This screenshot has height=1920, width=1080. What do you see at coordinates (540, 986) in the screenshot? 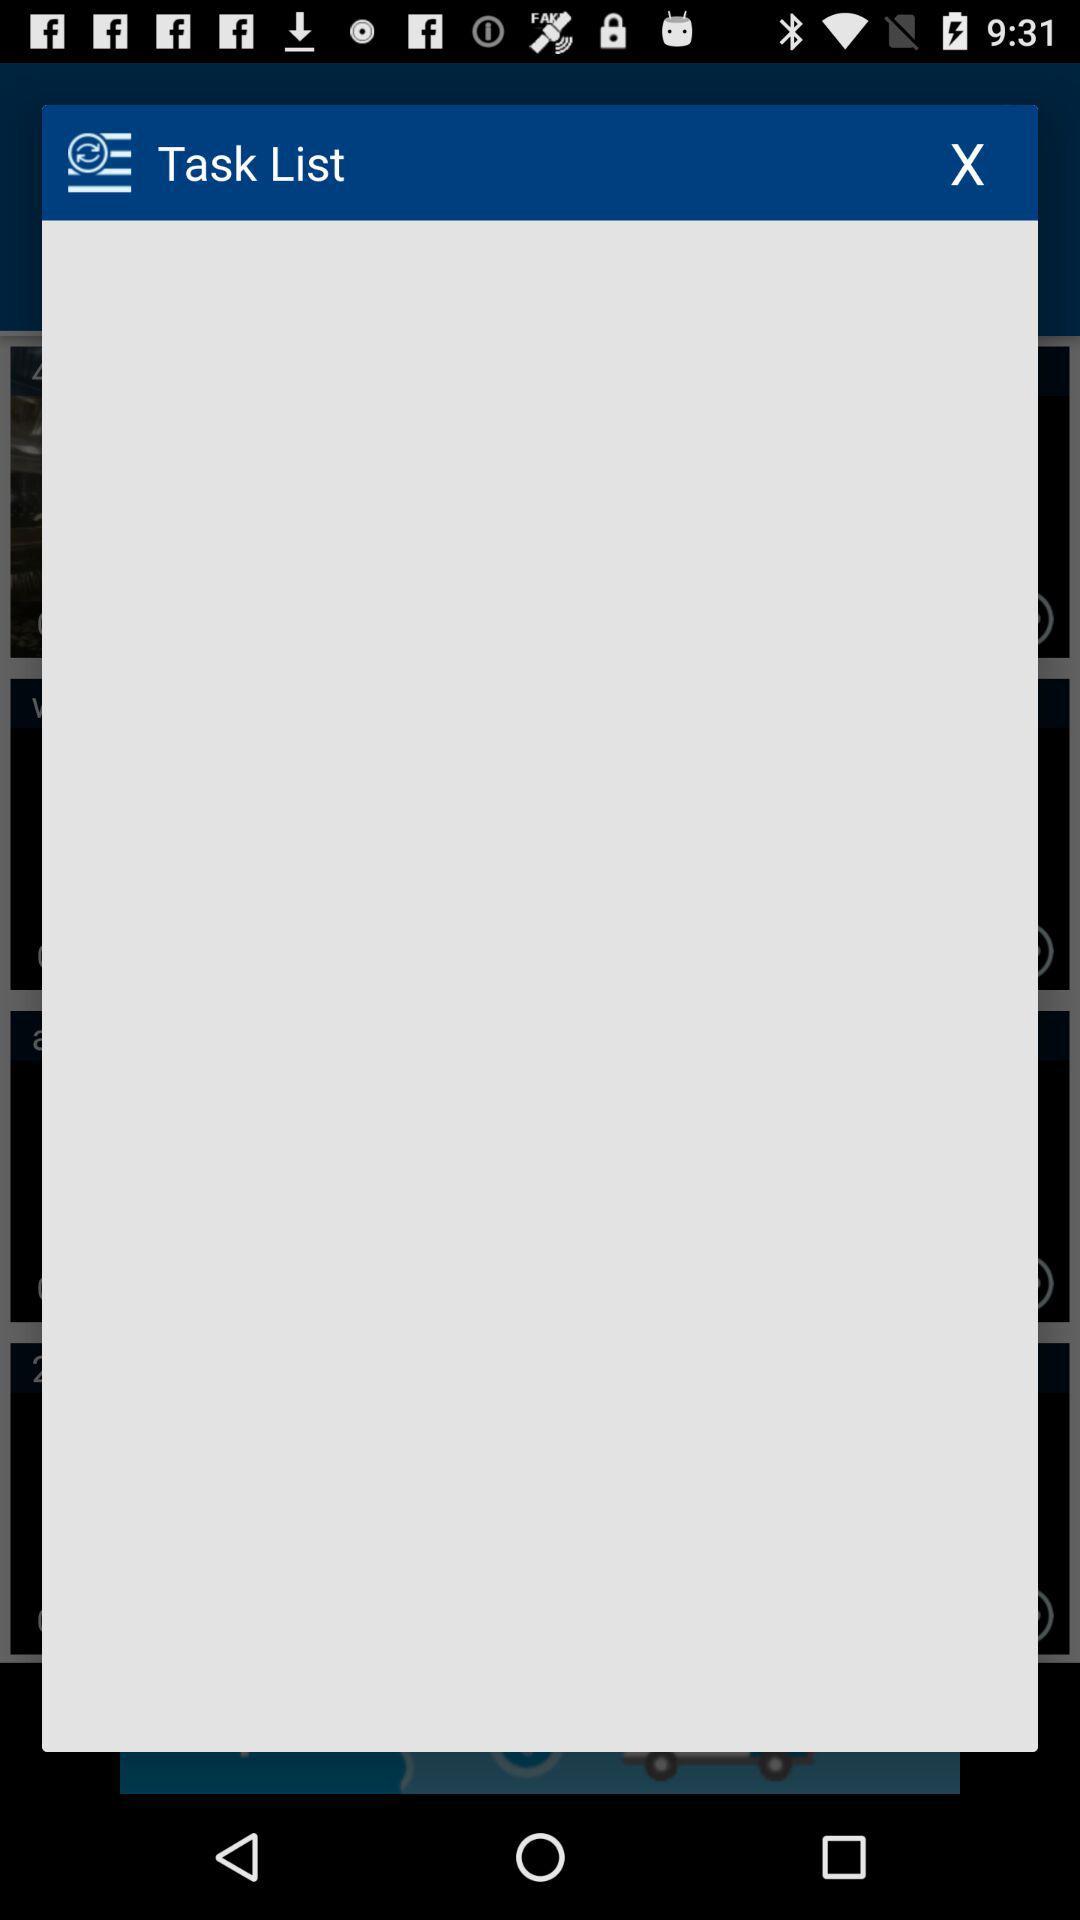
I see `blank page` at bounding box center [540, 986].